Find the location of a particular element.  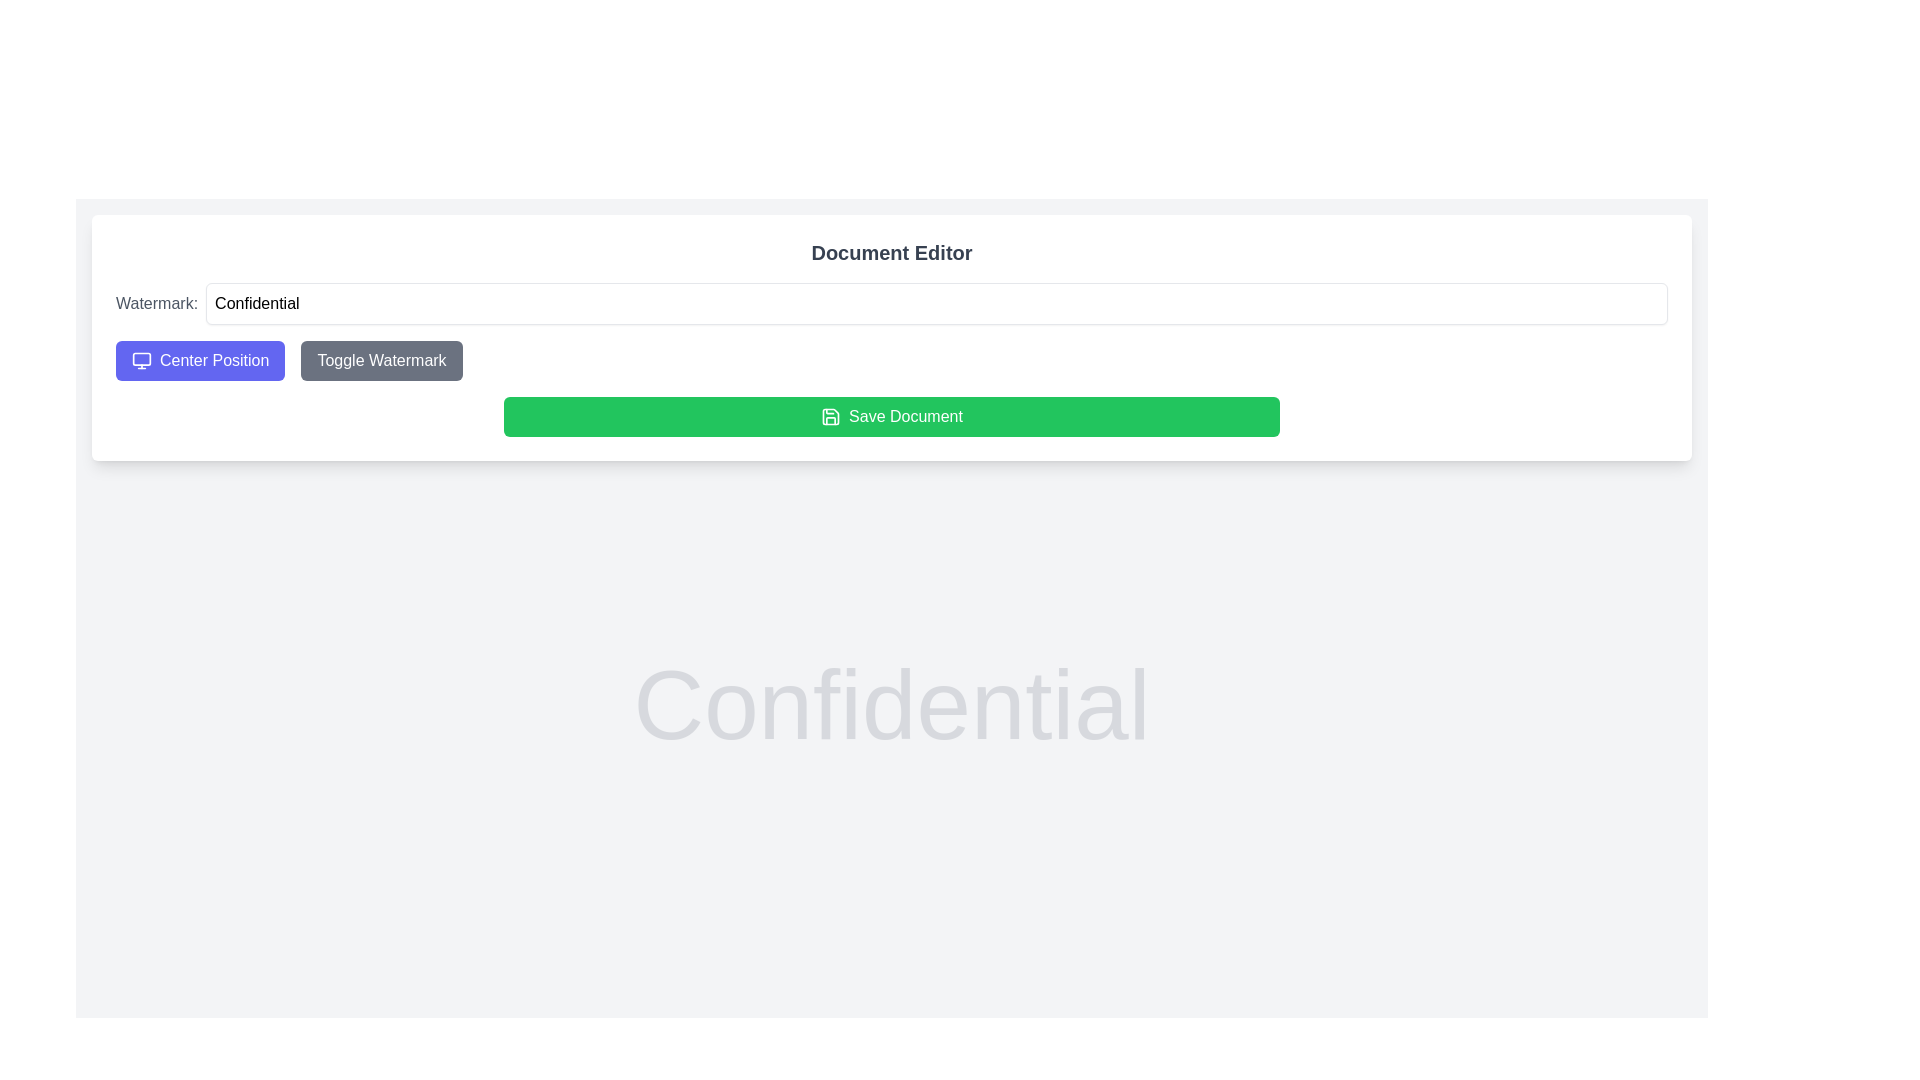

the 'Toggle Watermark' button, which has a dark gray background and white text is located at coordinates (382, 361).